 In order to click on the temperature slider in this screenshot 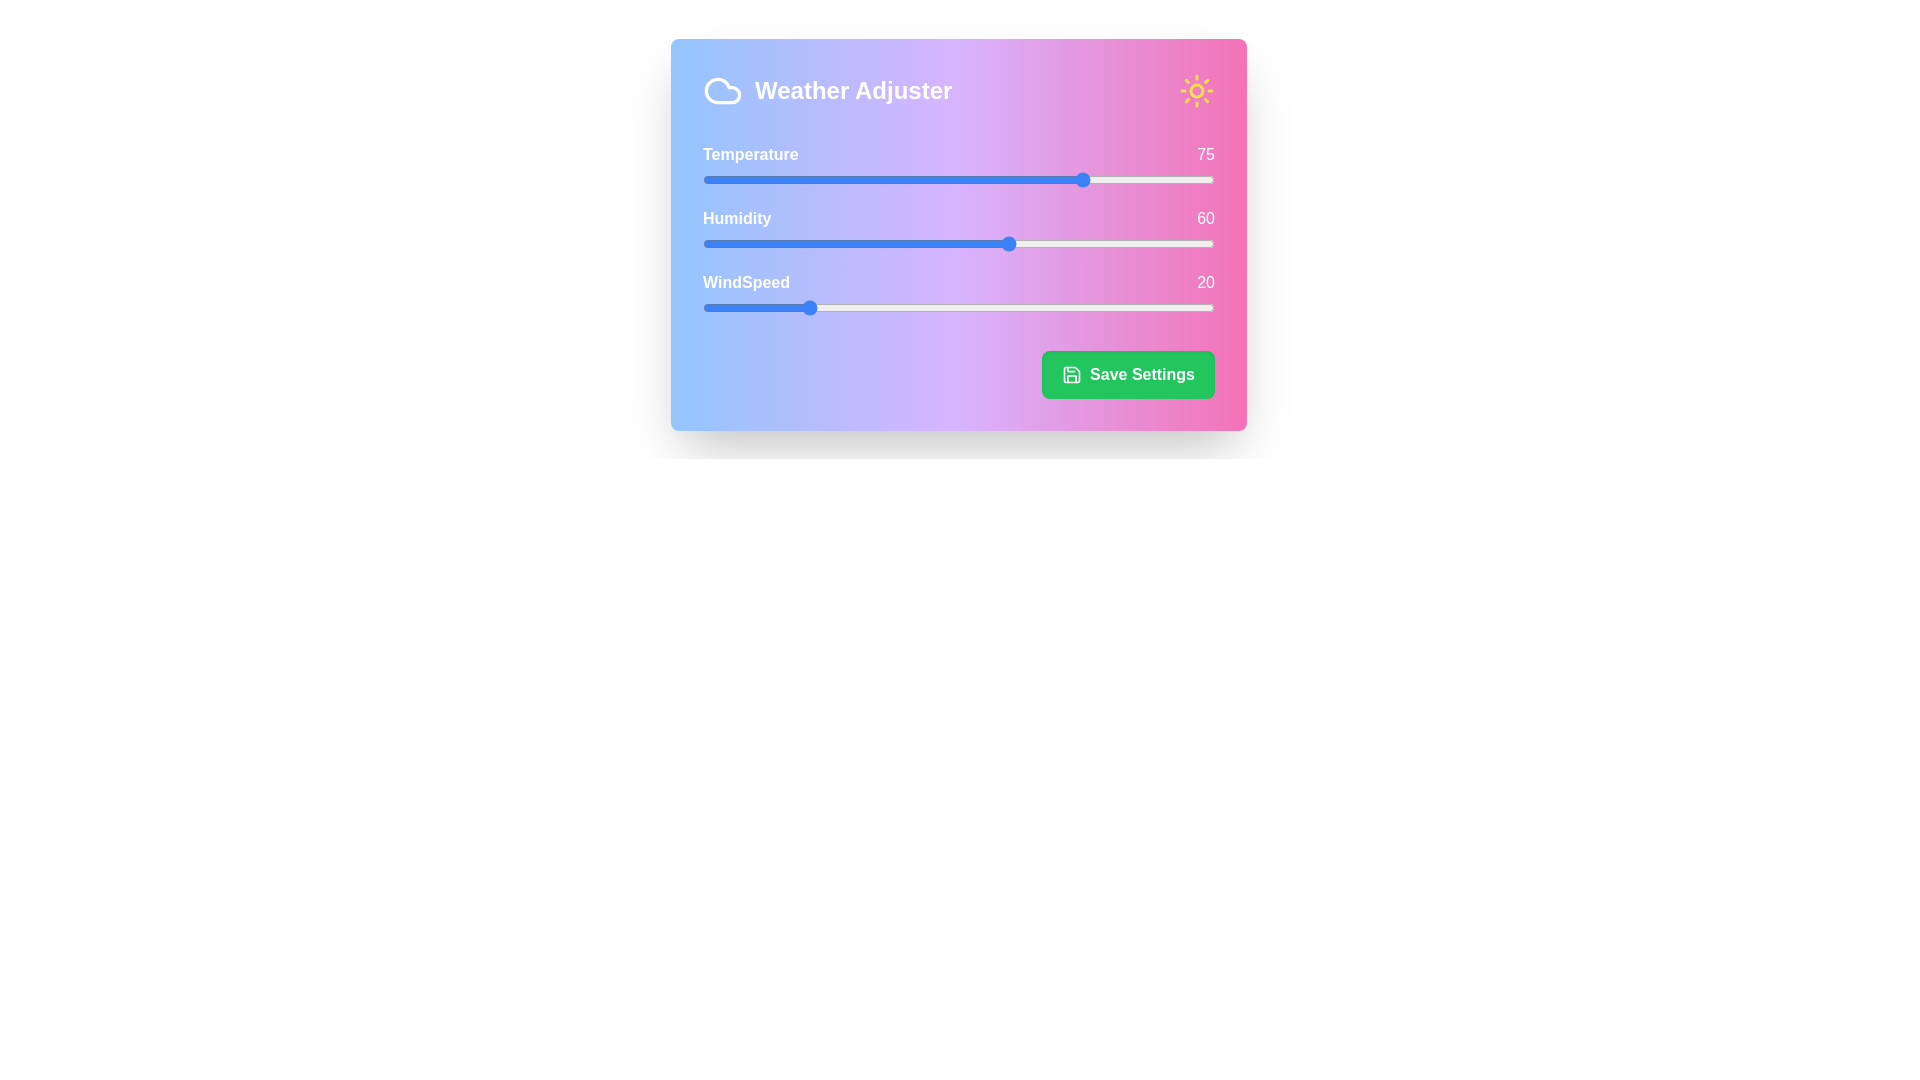, I will do `click(800, 180)`.